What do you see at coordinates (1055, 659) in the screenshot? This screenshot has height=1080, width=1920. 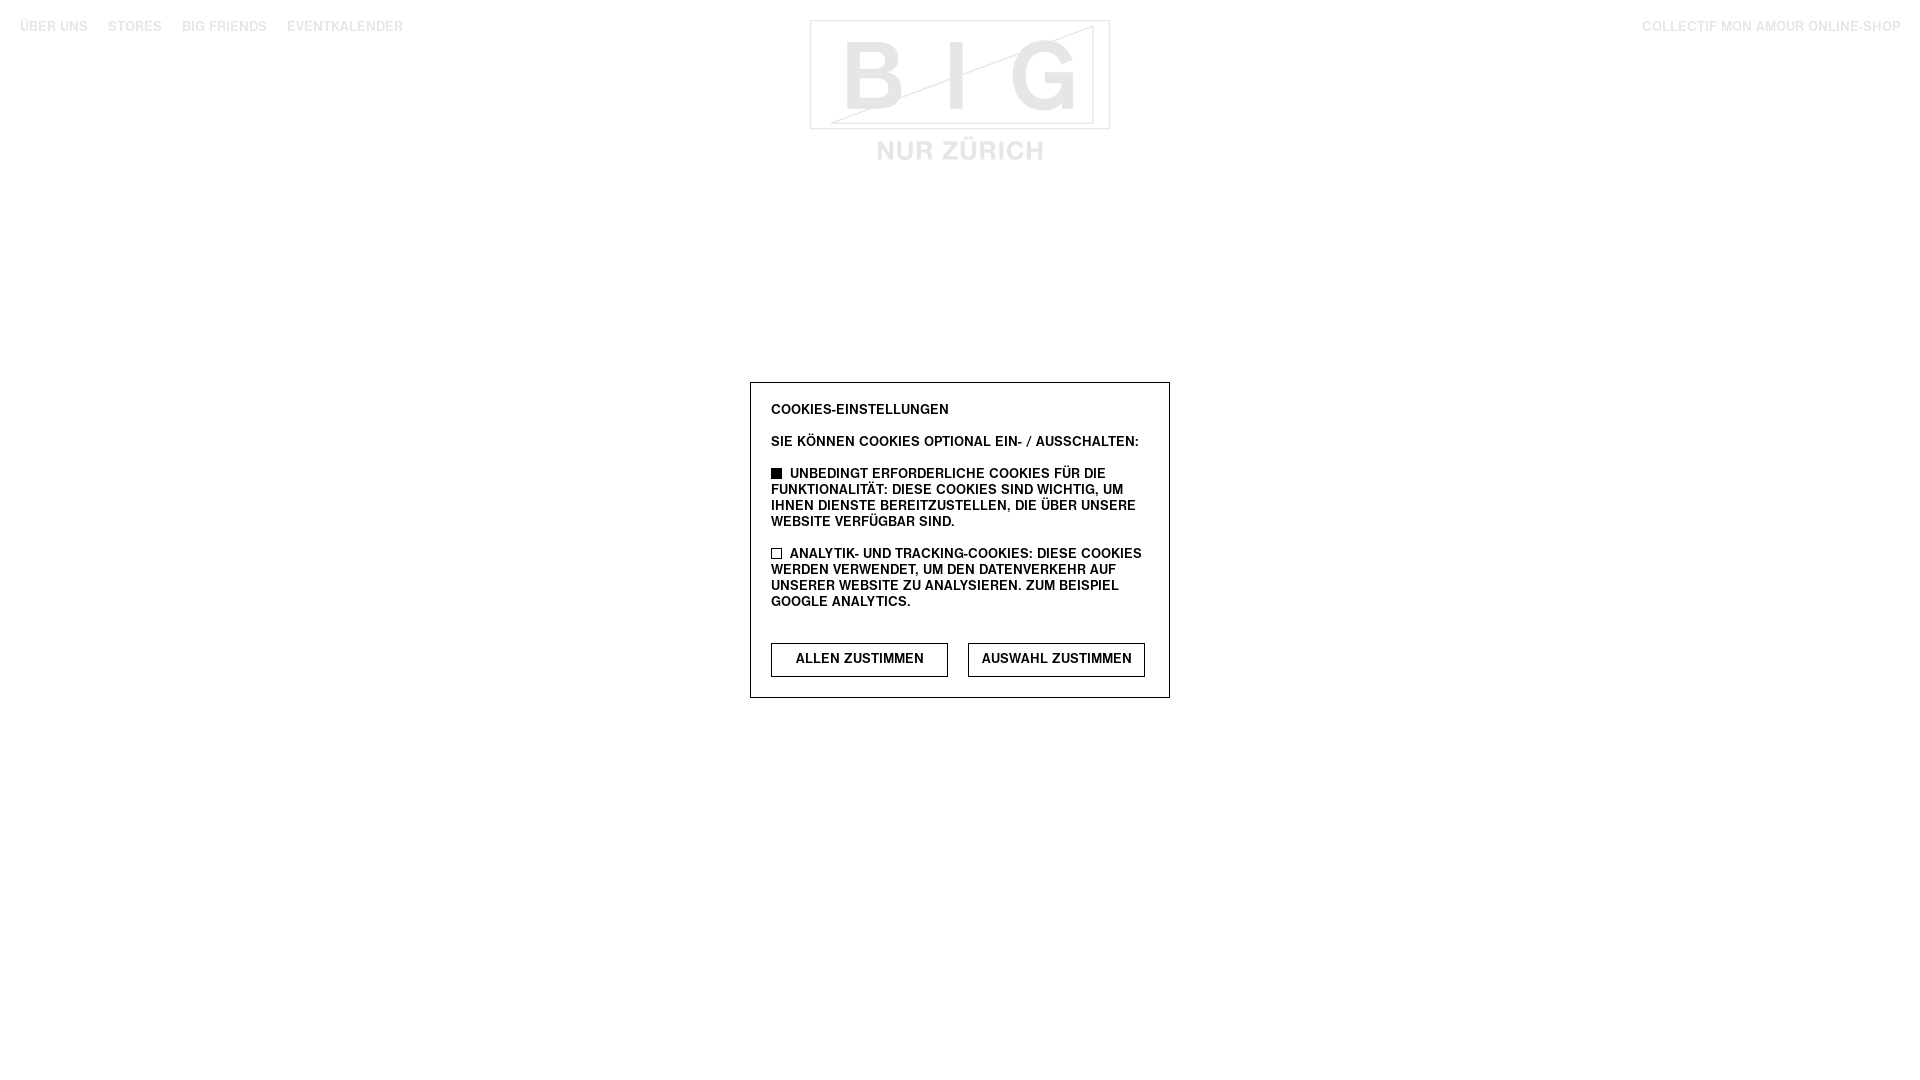 I see `'AUSWAHL ZUSTIMMEN'` at bounding box center [1055, 659].